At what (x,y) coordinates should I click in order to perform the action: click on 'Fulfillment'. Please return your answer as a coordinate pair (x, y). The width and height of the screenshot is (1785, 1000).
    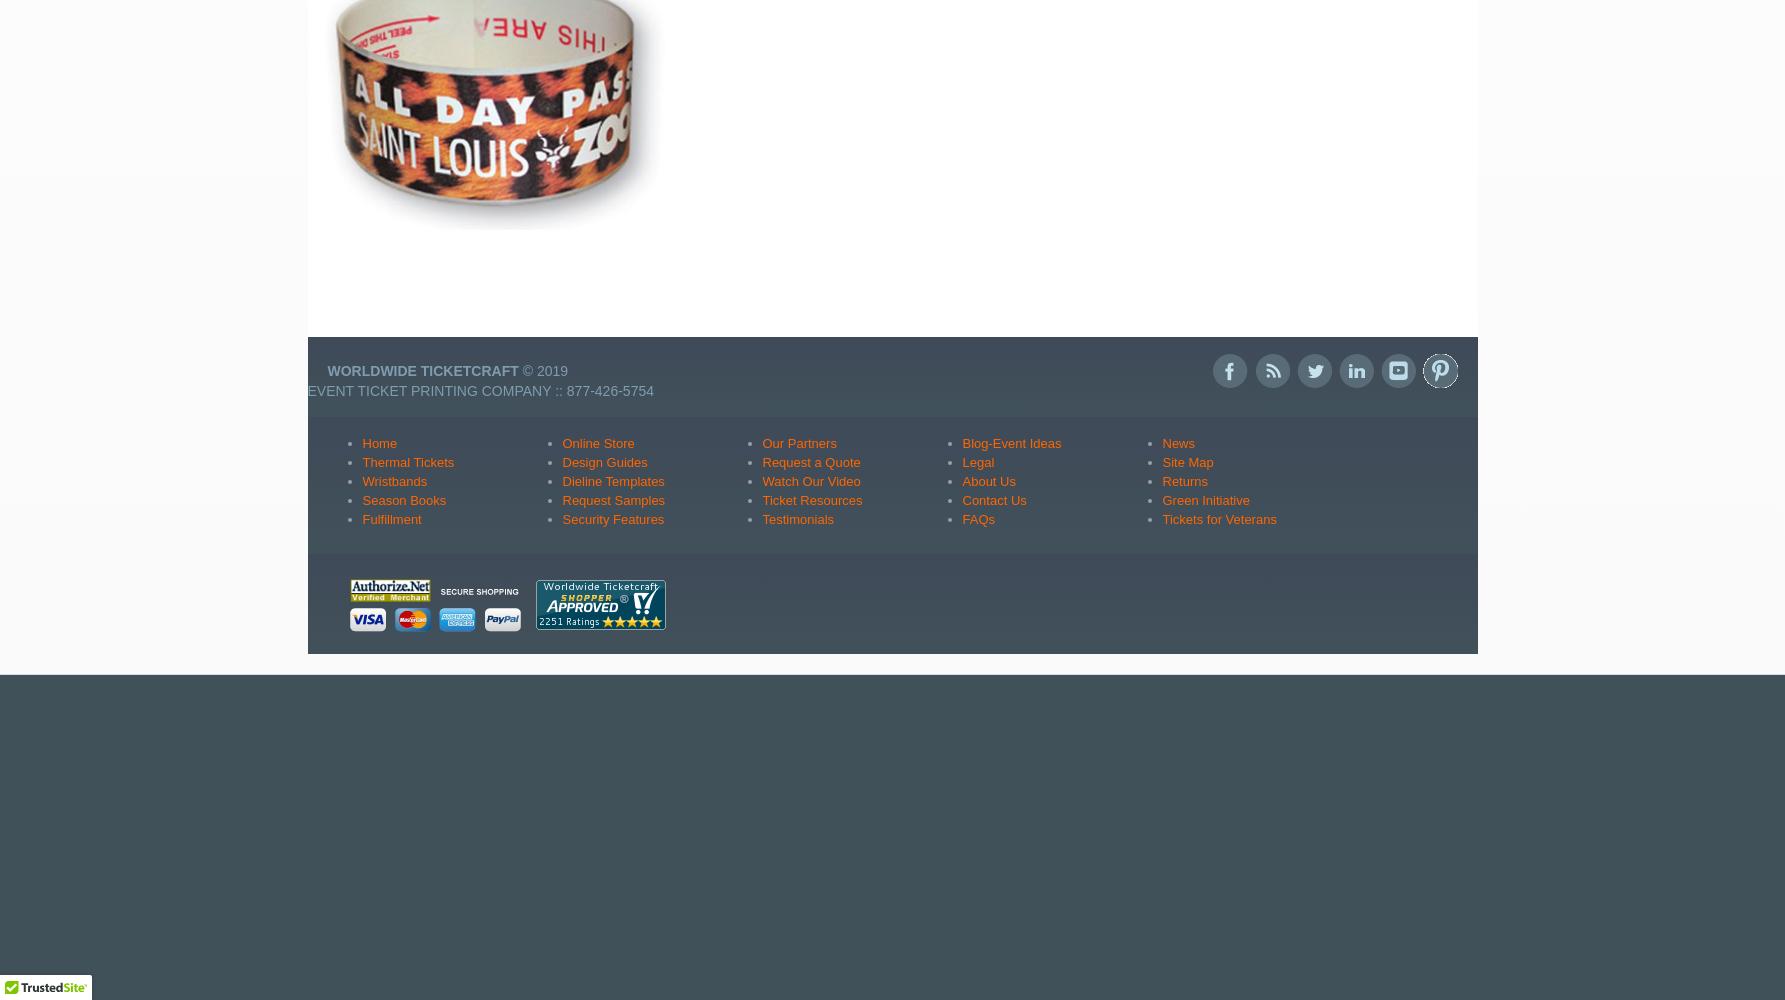
    Looking at the image, I should click on (390, 518).